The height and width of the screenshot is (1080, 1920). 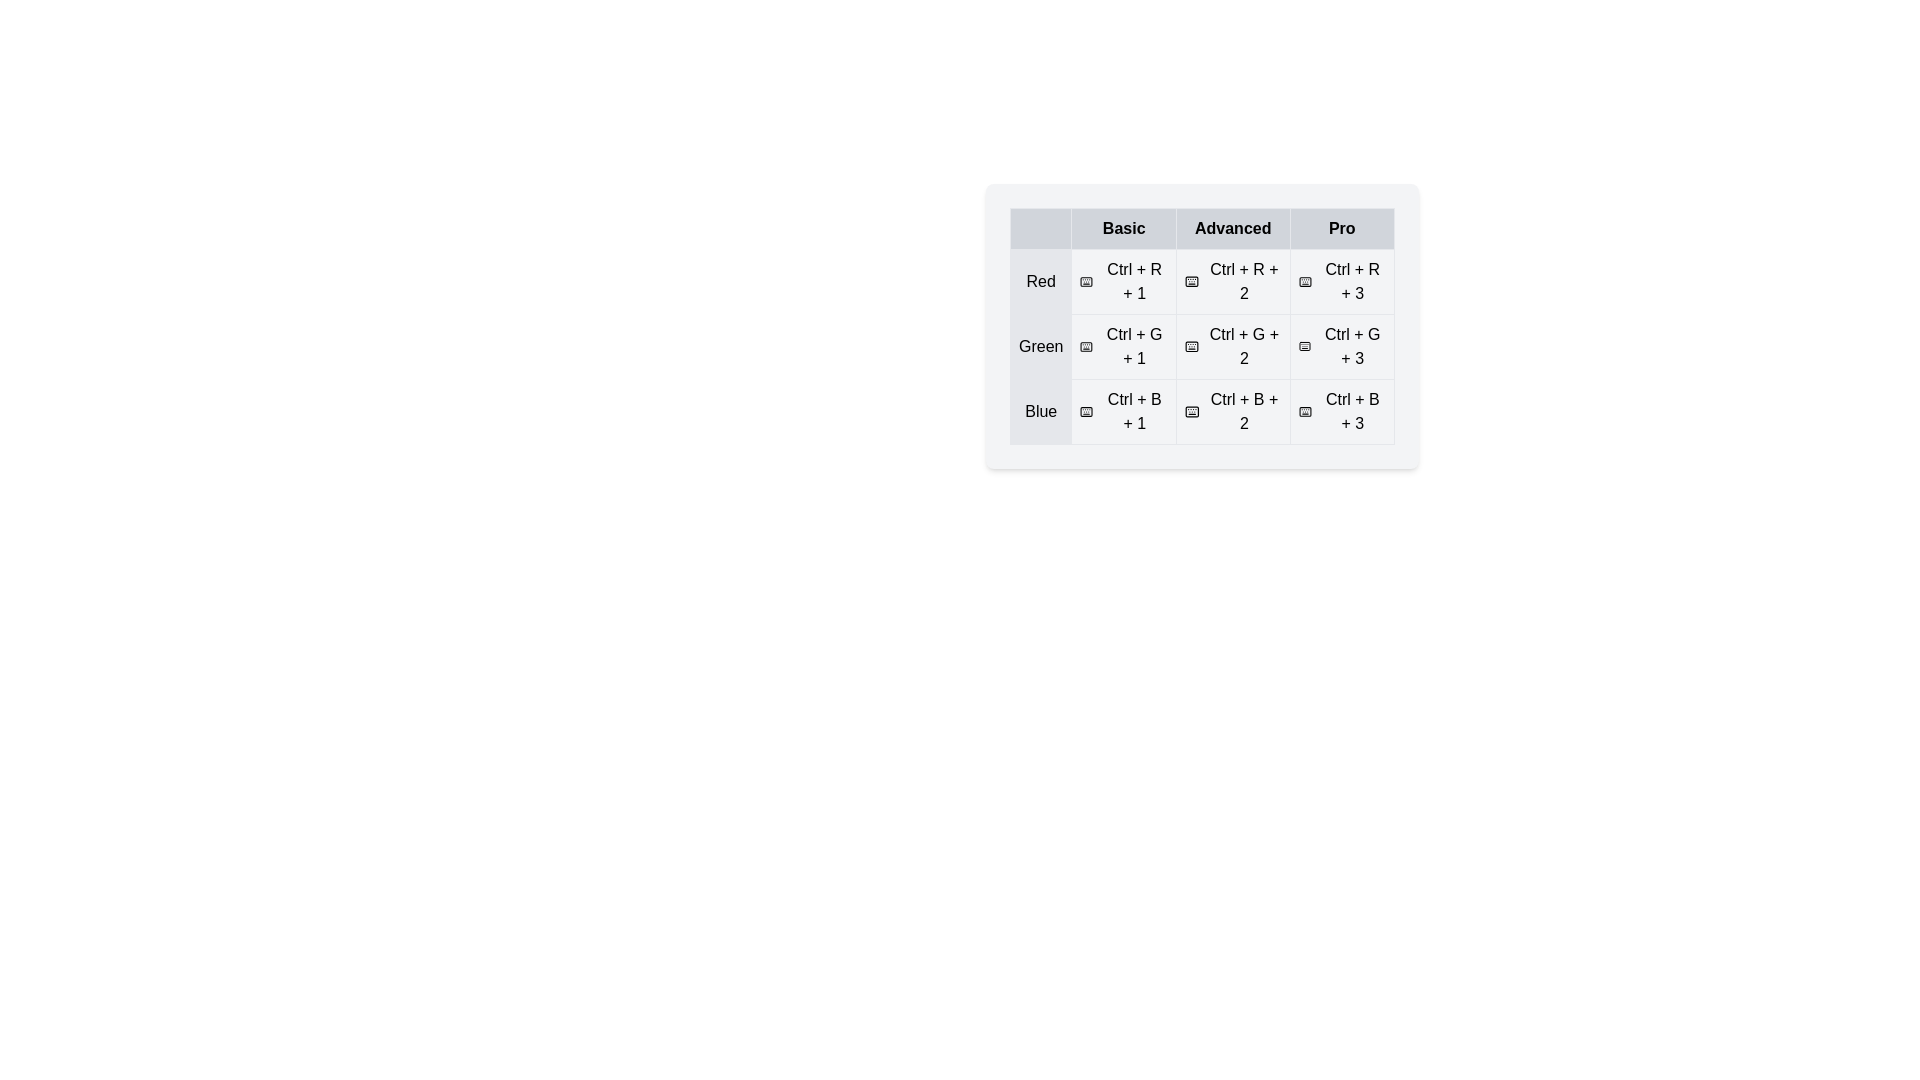 What do you see at coordinates (1232, 227) in the screenshot?
I see `the 'Advanced' button, which is a standard non-interactive button with a light gray background and bold black text, centered in a row of buttons labeled 'Basic', 'Advanced', and 'Pro'` at bounding box center [1232, 227].